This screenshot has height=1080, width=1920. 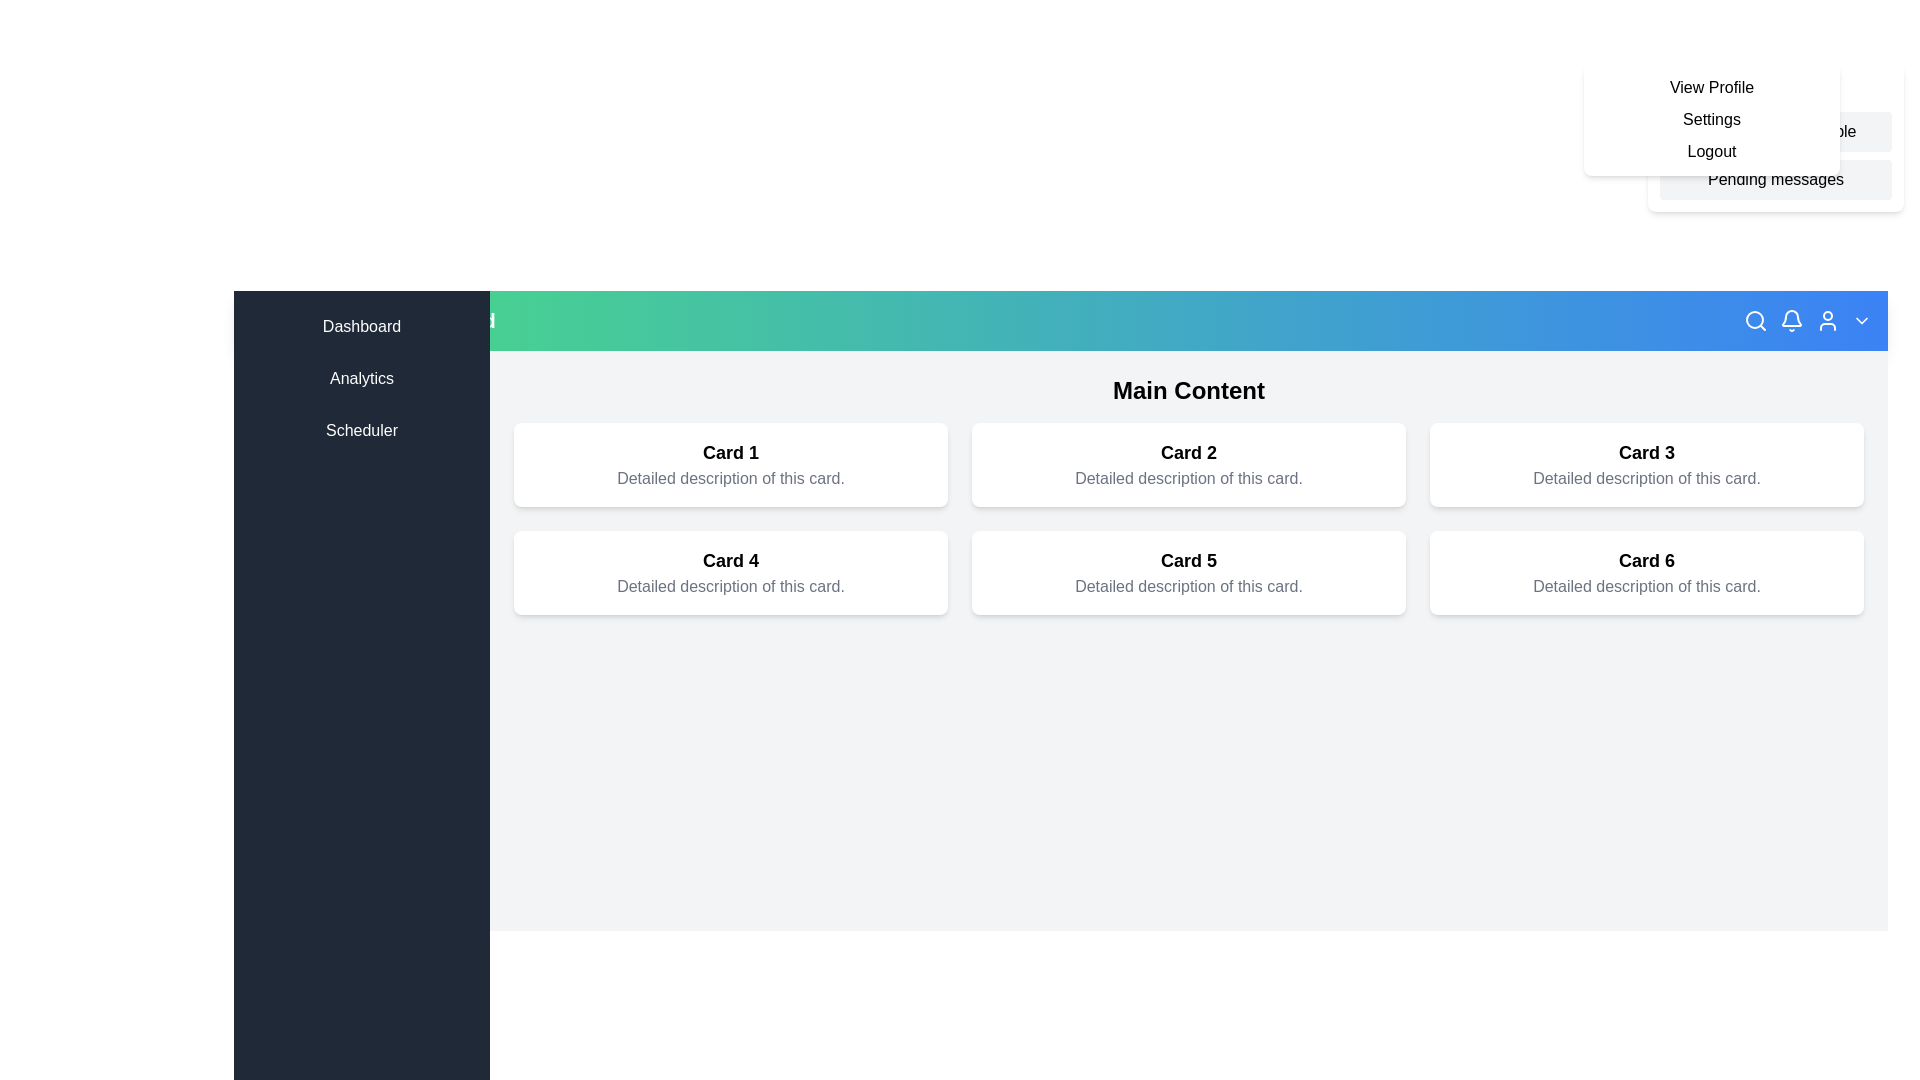 What do you see at coordinates (1646, 478) in the screenshot?
I see `the text element styled in gray, reading 'Detailed description of this card,' located beneath the title 'Card 3' in the top-right card of the grid layout` at bounding box center [1646, 478].